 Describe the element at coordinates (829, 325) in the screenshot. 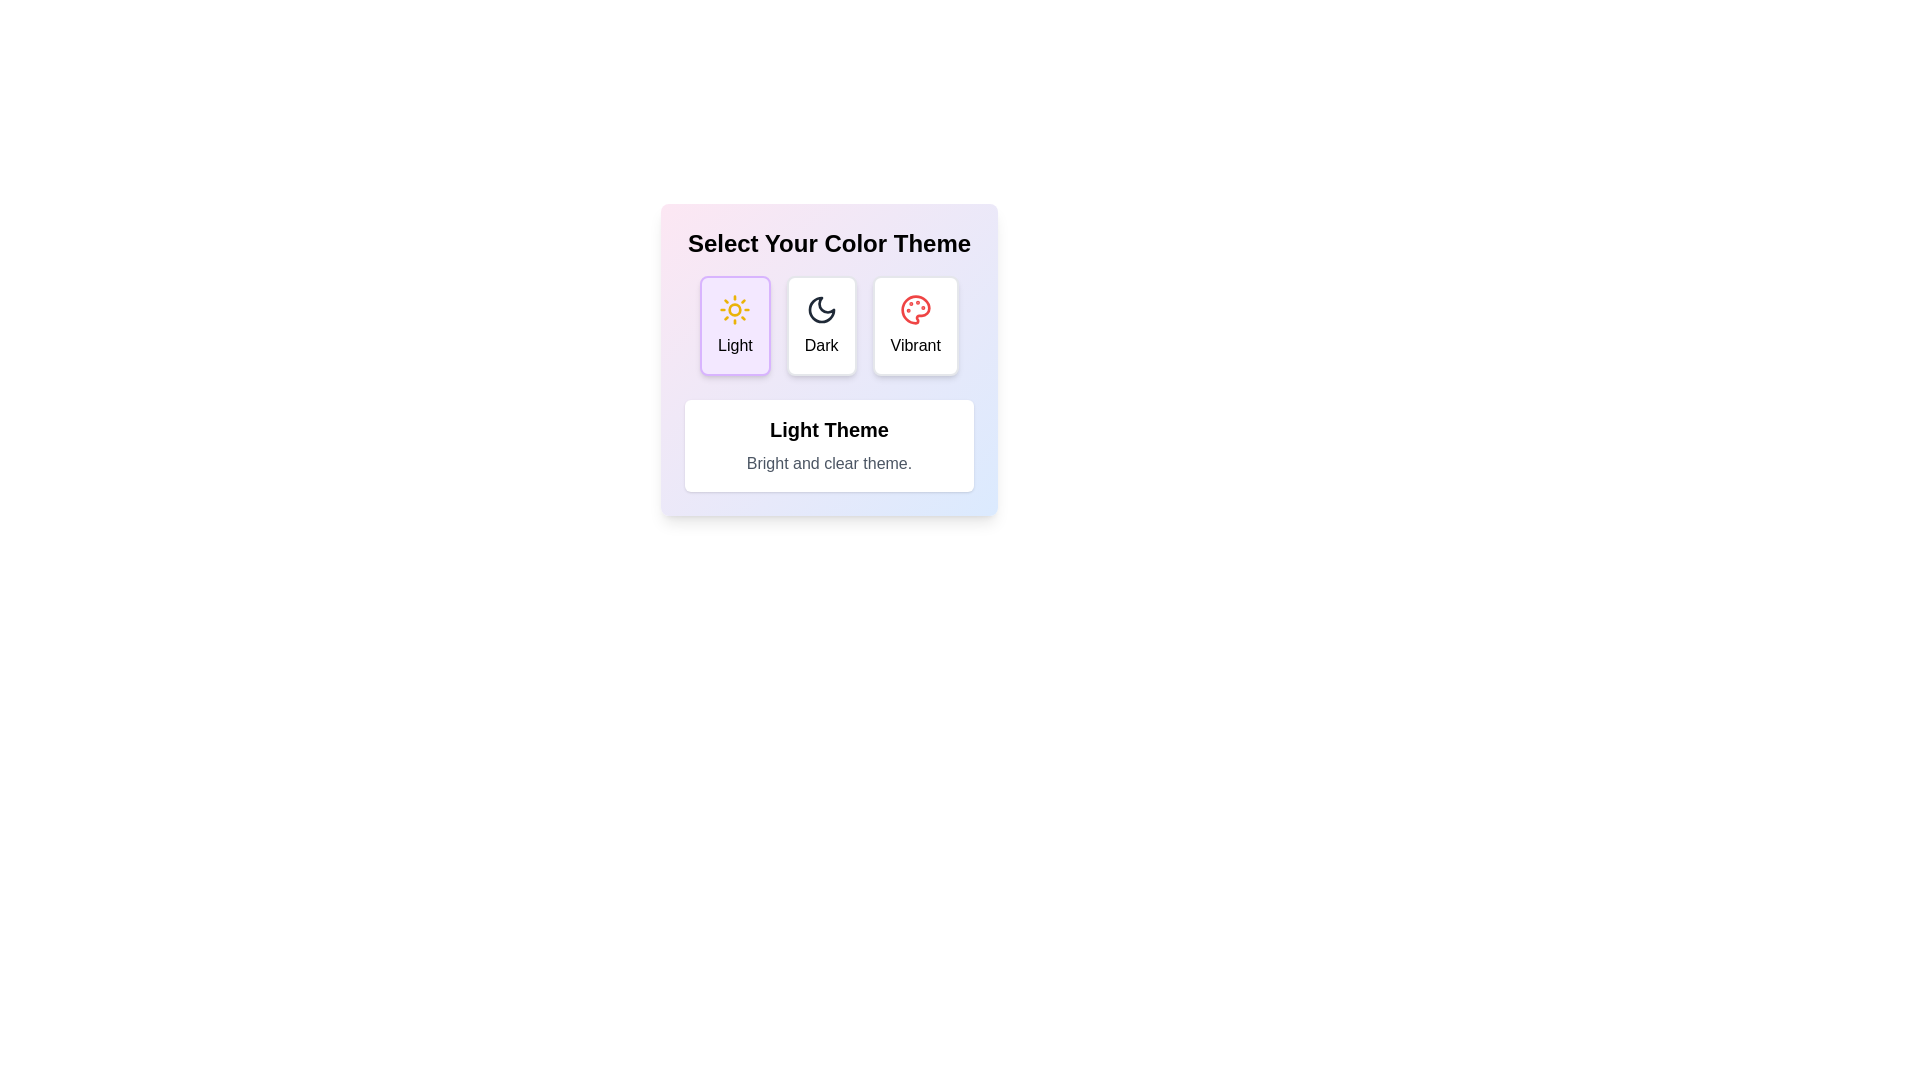

I see `the central button labeled 'Dark'` at that location.